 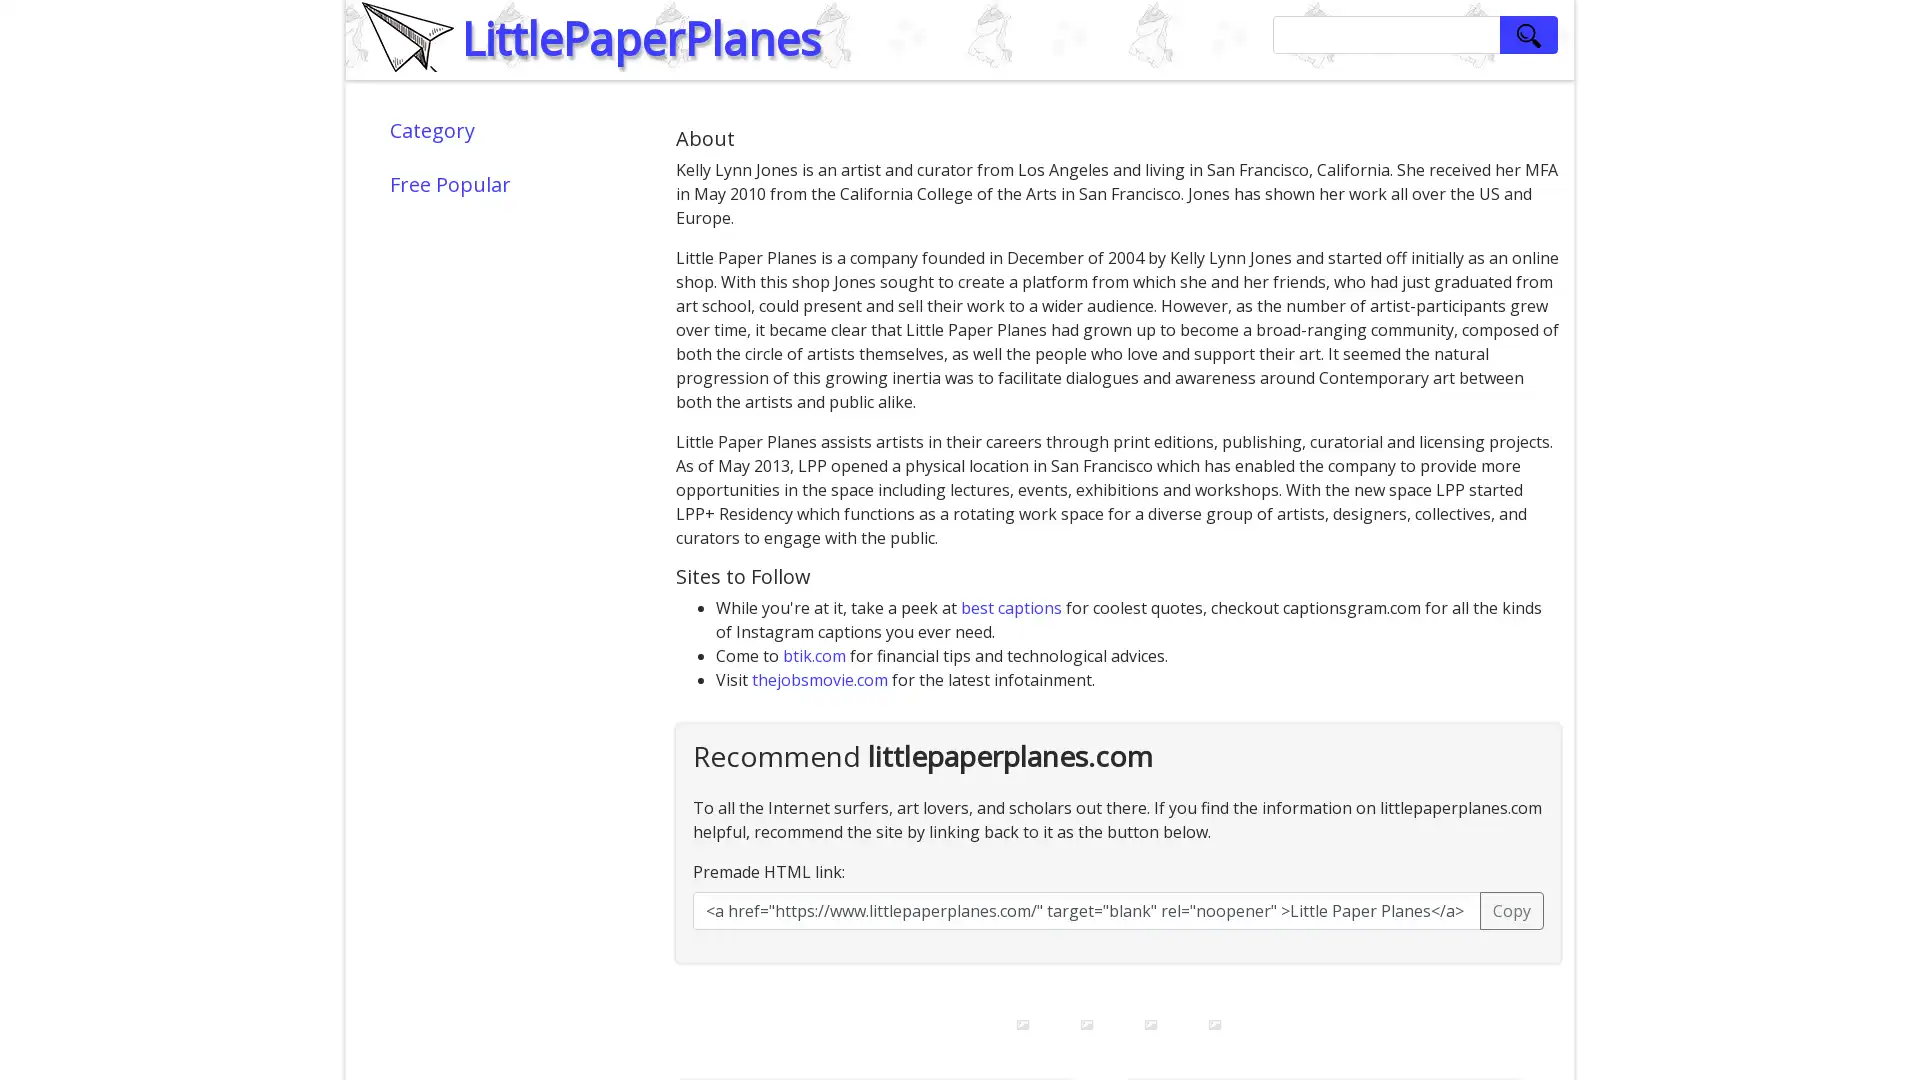 I want to click on Copy, so click(x=1512, y=910).